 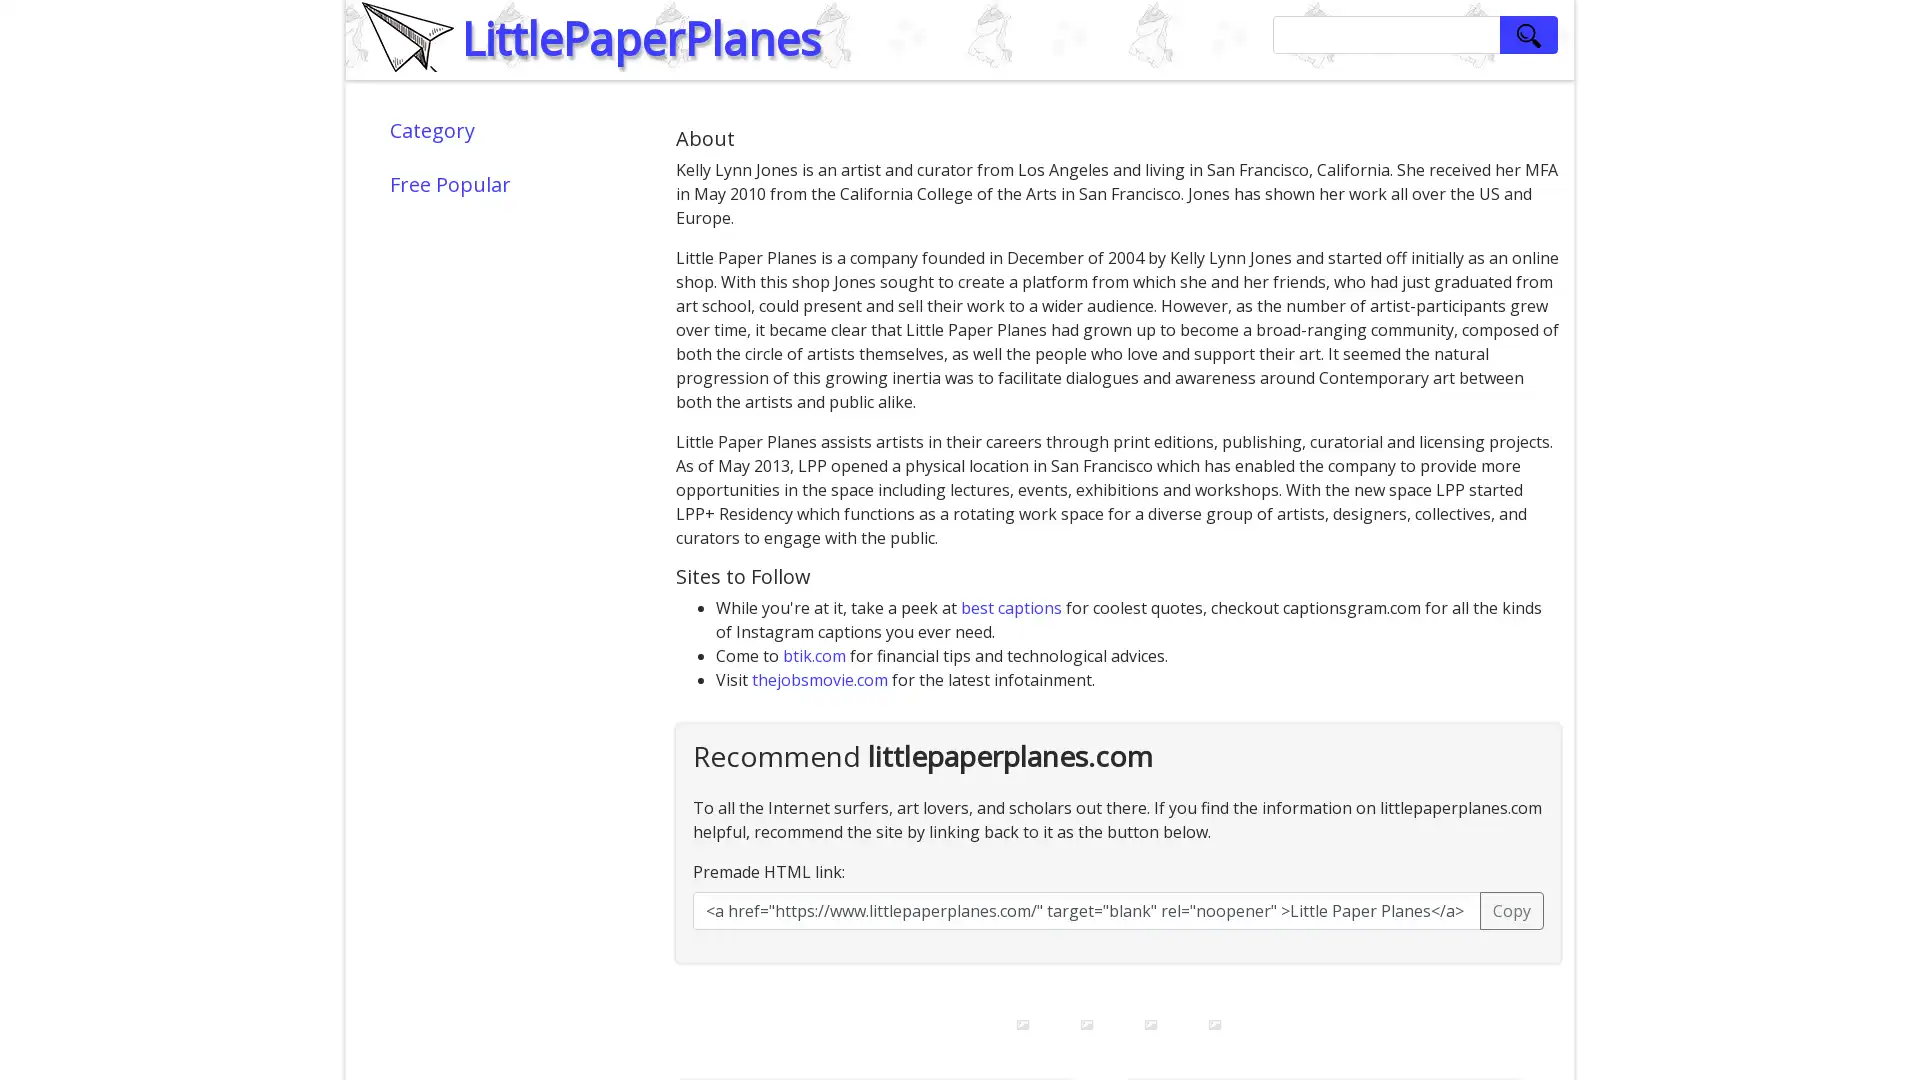 I want to click on Copy, so click(x=1512, y=910).